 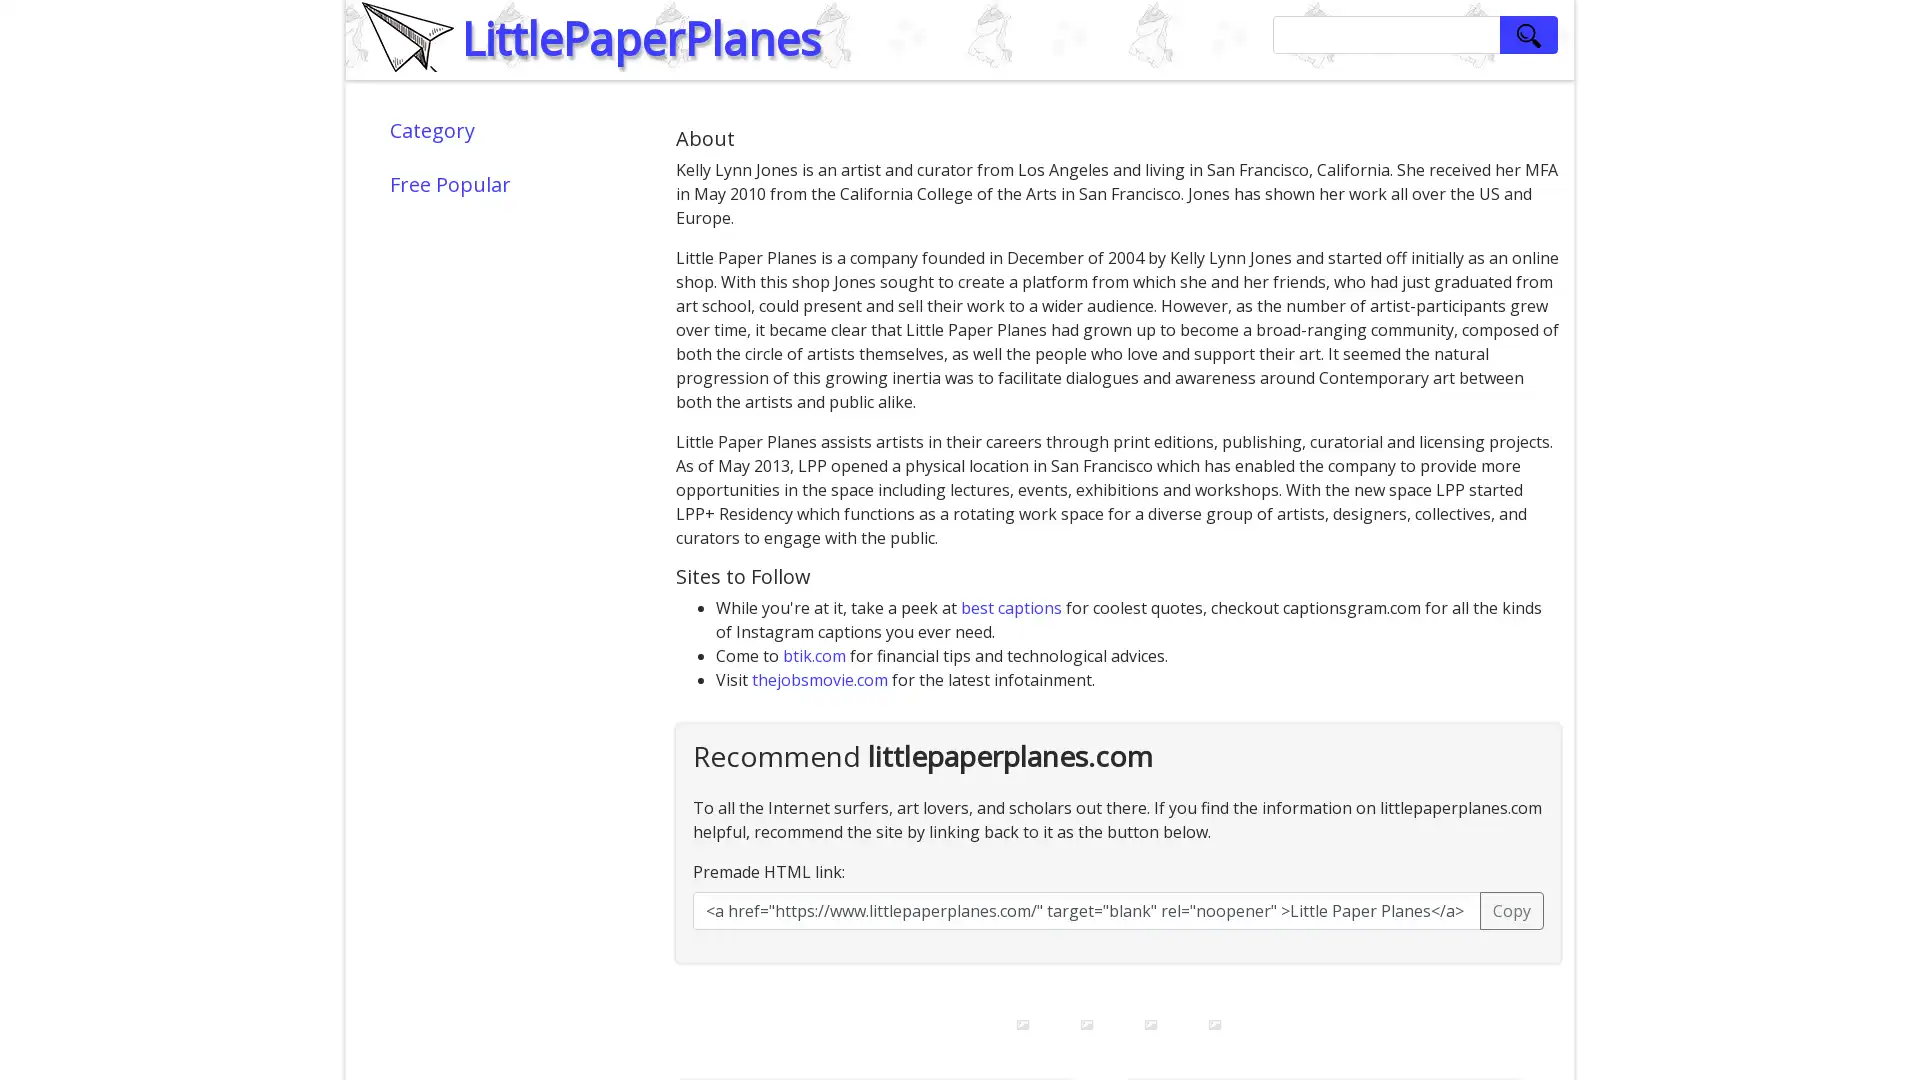 I want to click on Copy, so click(x=1512, y=910).